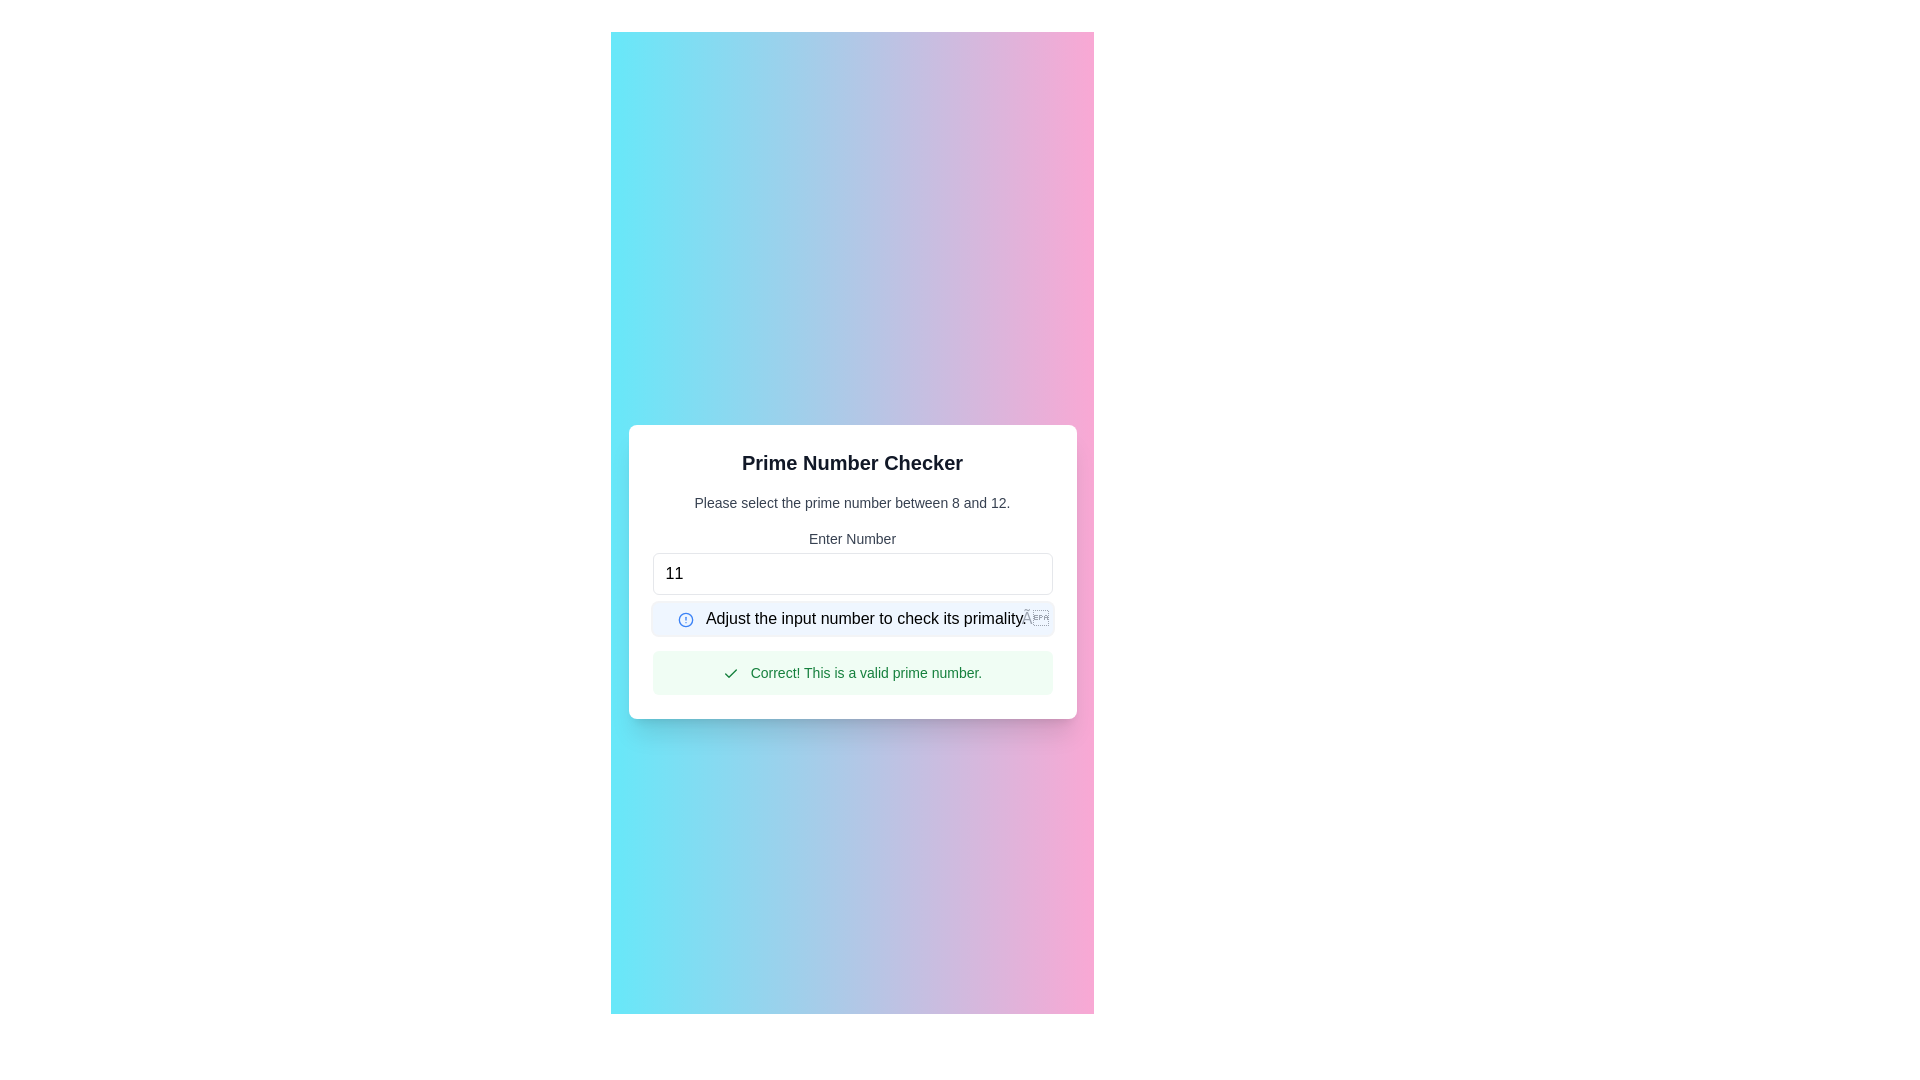 This screenshot has width=1920, height=1080. What do you see at coordinates (852, 538) in the screenshot?
I see `the text label 'Enter Number' which is styled with a smaller font size and medium weight, located above the number input field` at bounding box center [852, 538].